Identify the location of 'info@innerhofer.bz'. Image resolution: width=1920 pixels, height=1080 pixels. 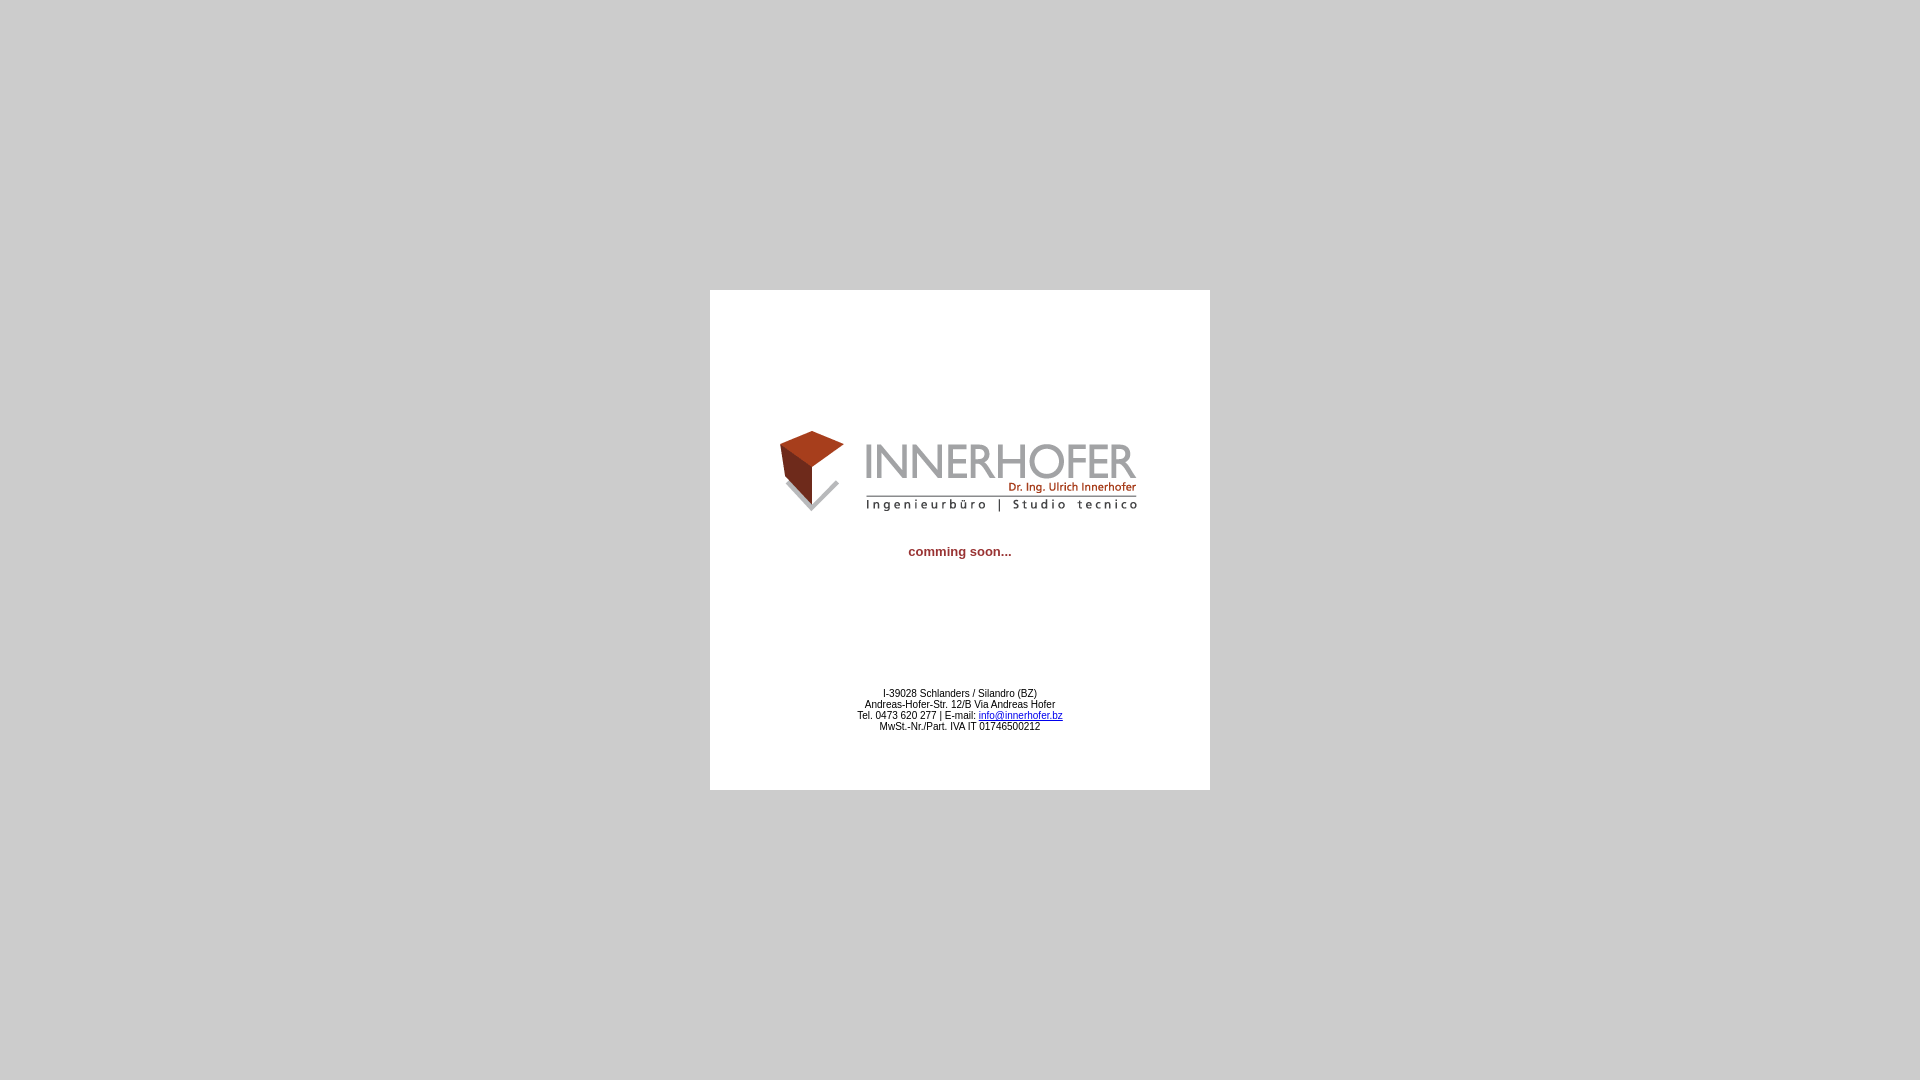
(1021, 714).